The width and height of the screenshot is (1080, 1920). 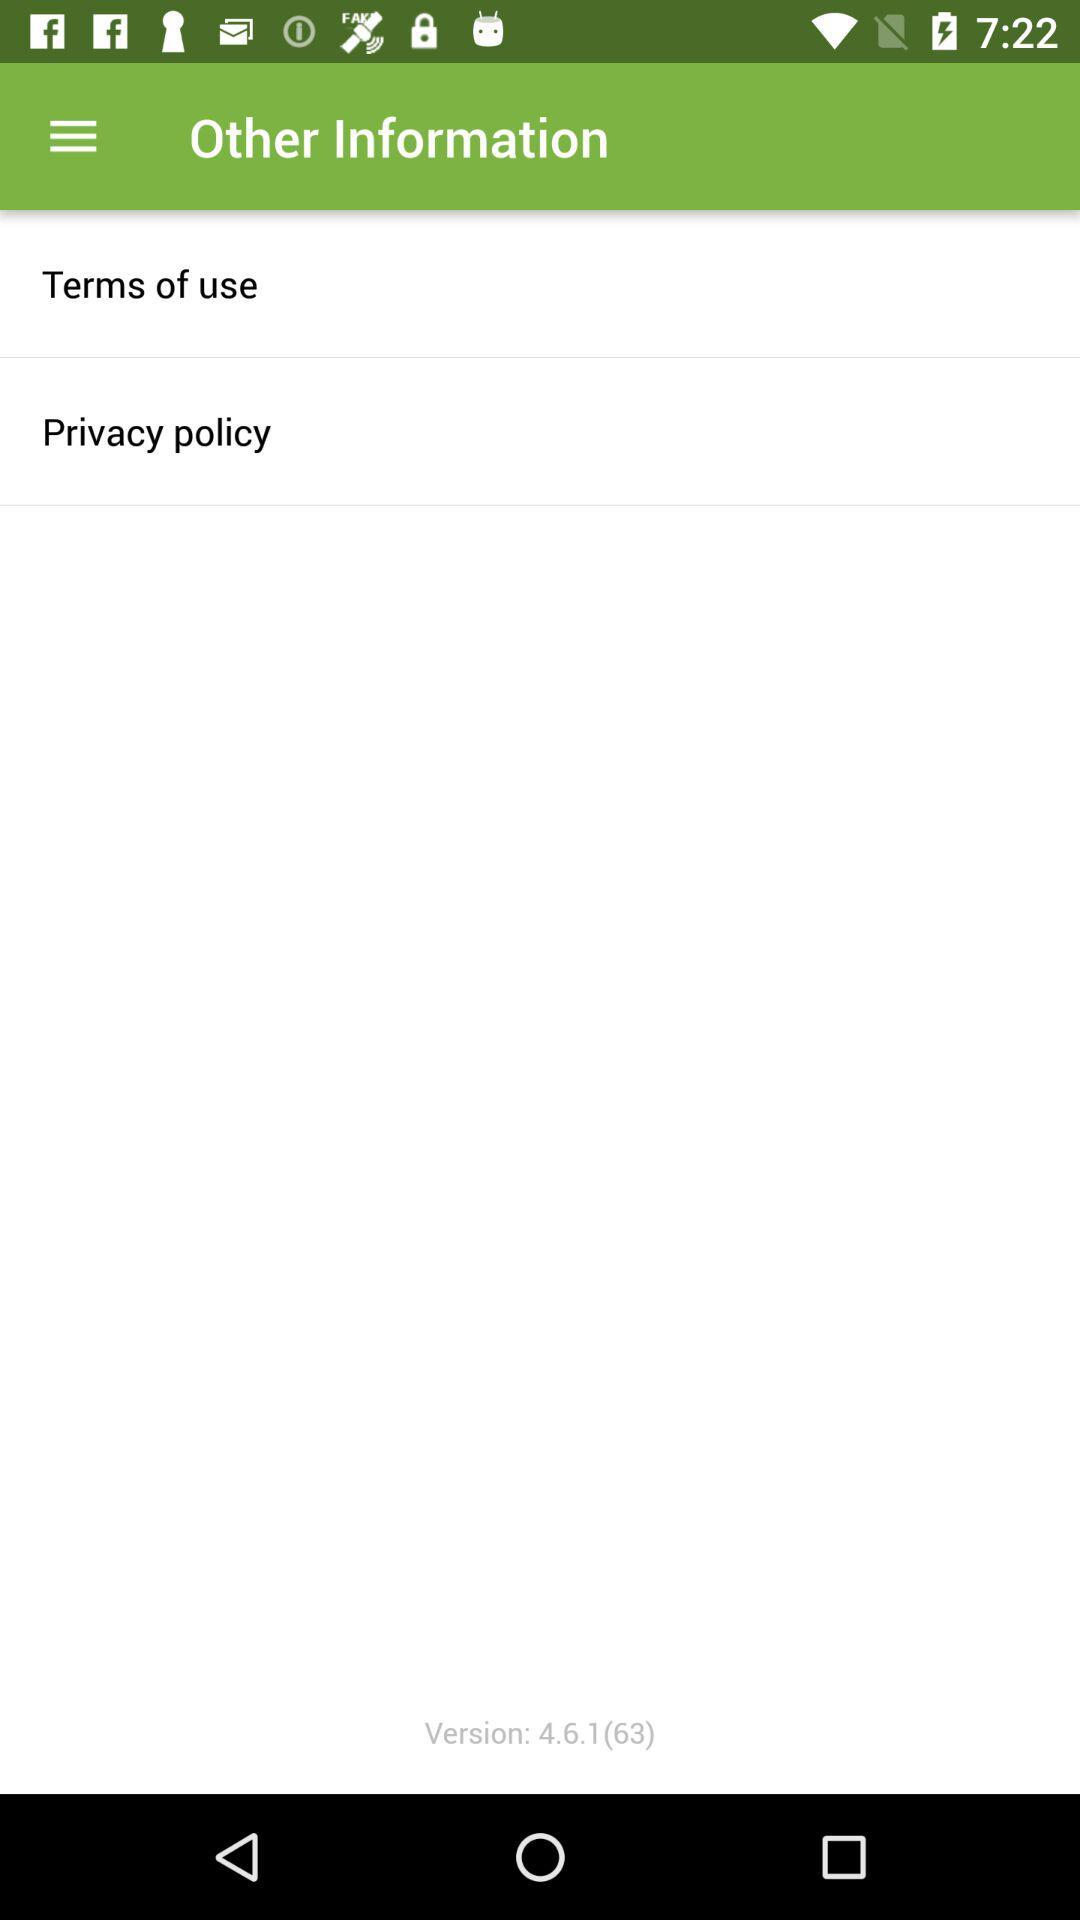 What do you see at coordinates (540, 282) in the screenshot?
I see `the terms of use` at bounding box center [540, 282].